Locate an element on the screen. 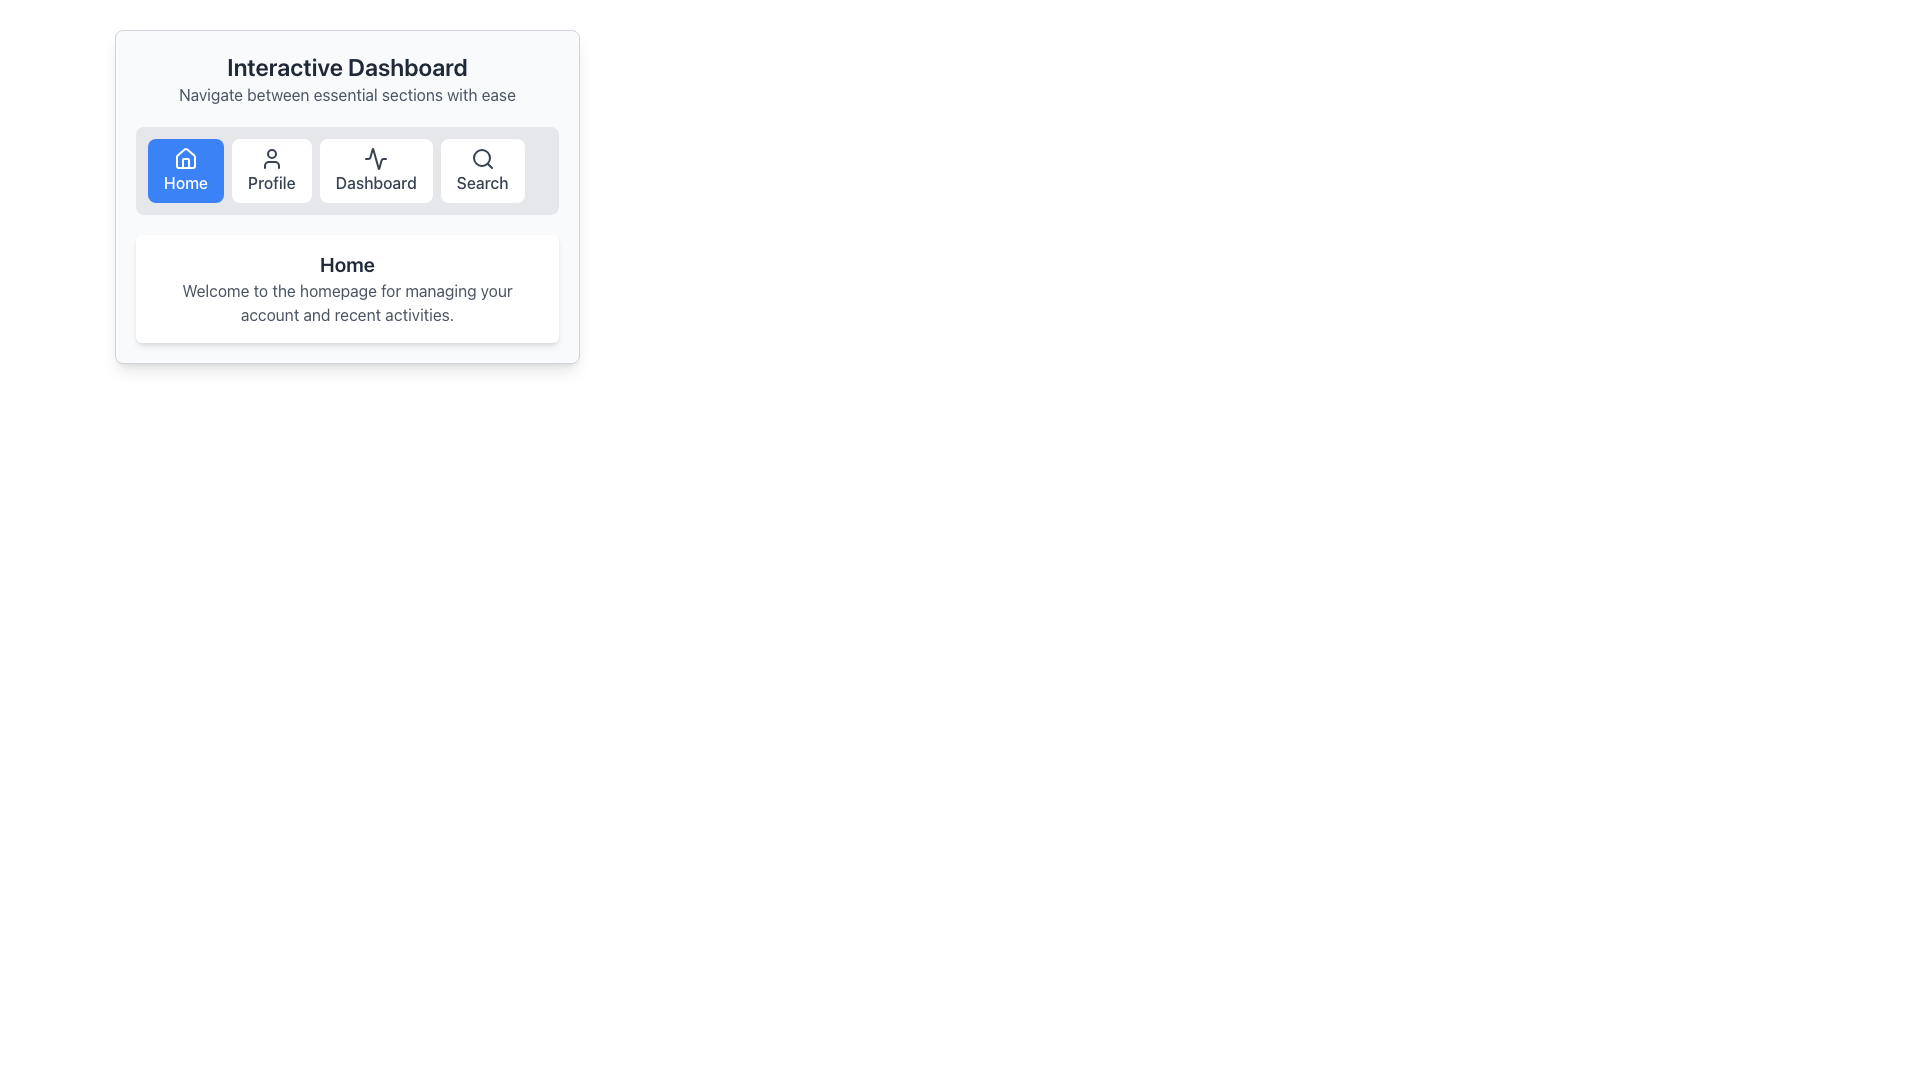 The image size is (1920, 1080). the 'Search' button, which features a magnifying glass icon above the text 'Search', located on the rightmost side of the 'Interactive Dashboard' section is located at coordinates (482, 169).